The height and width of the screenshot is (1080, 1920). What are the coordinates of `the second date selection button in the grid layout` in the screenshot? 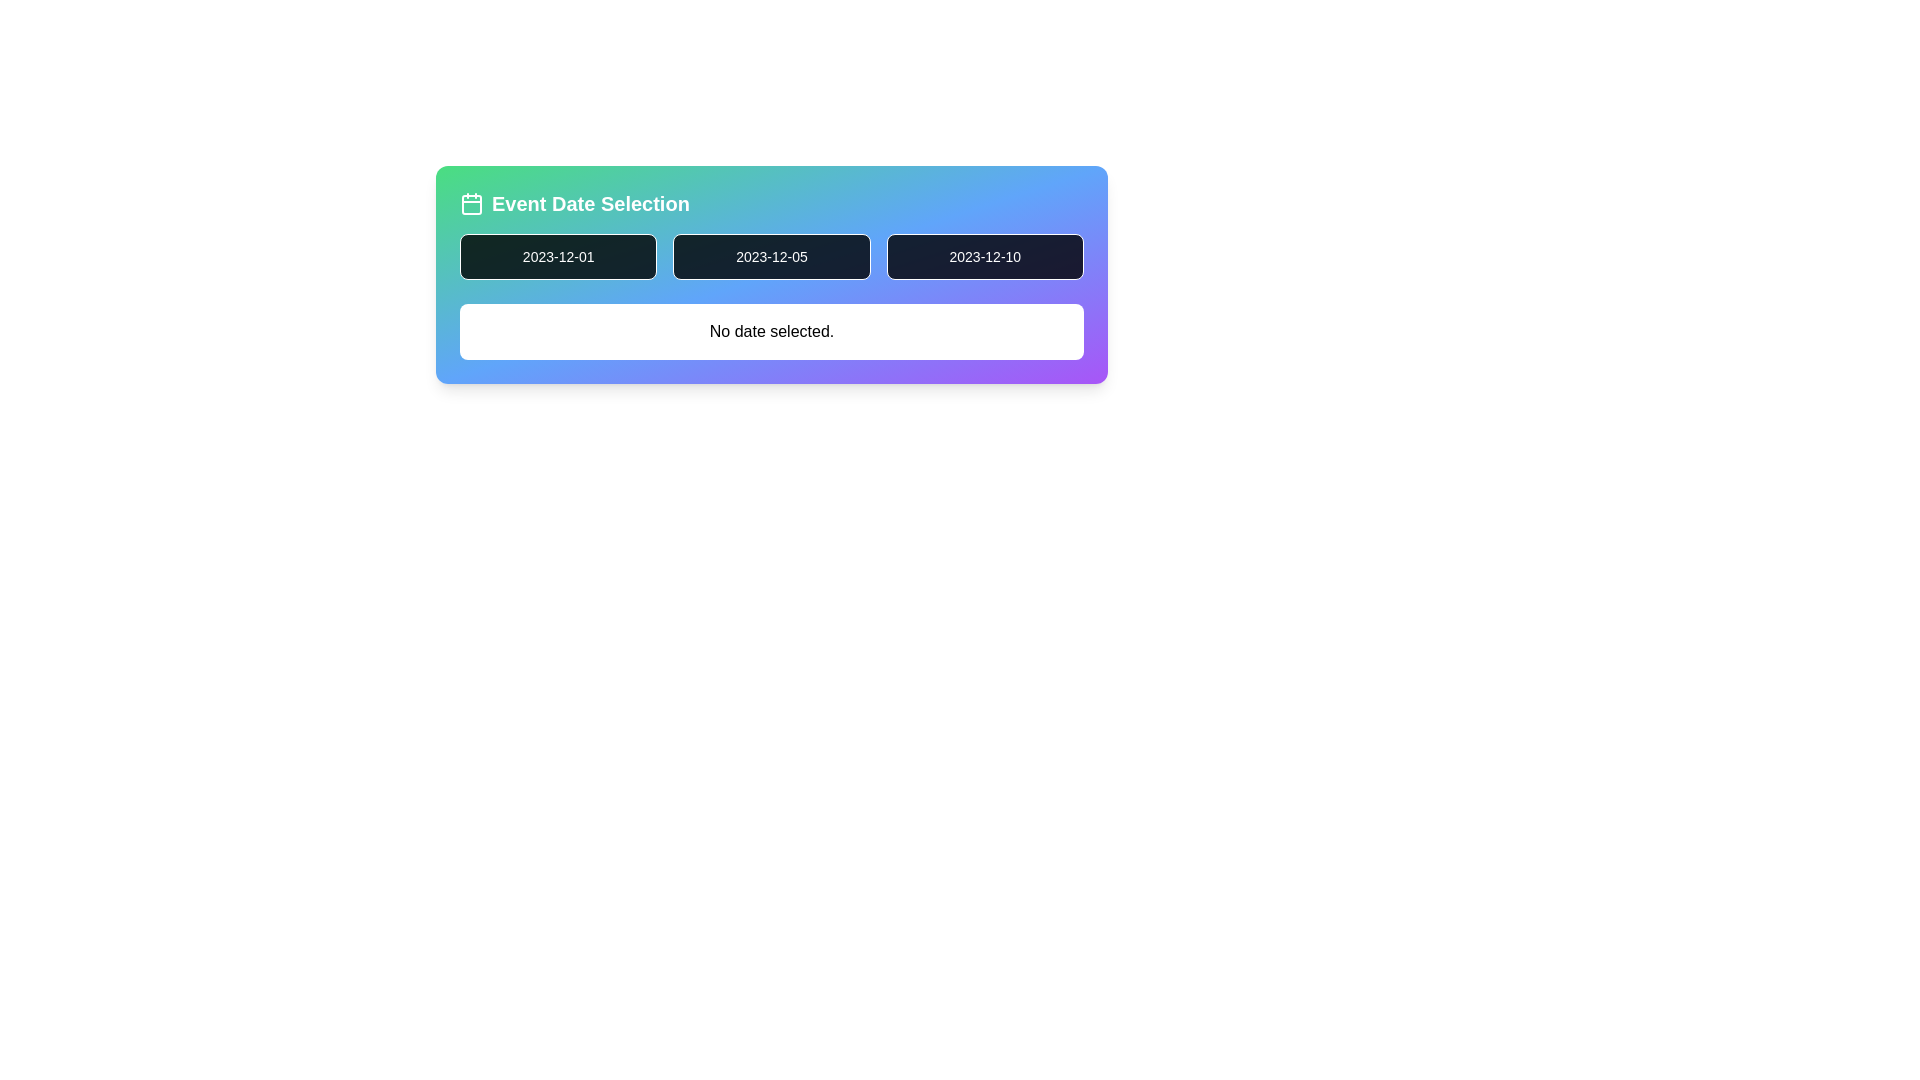 It's located at (771, 256).